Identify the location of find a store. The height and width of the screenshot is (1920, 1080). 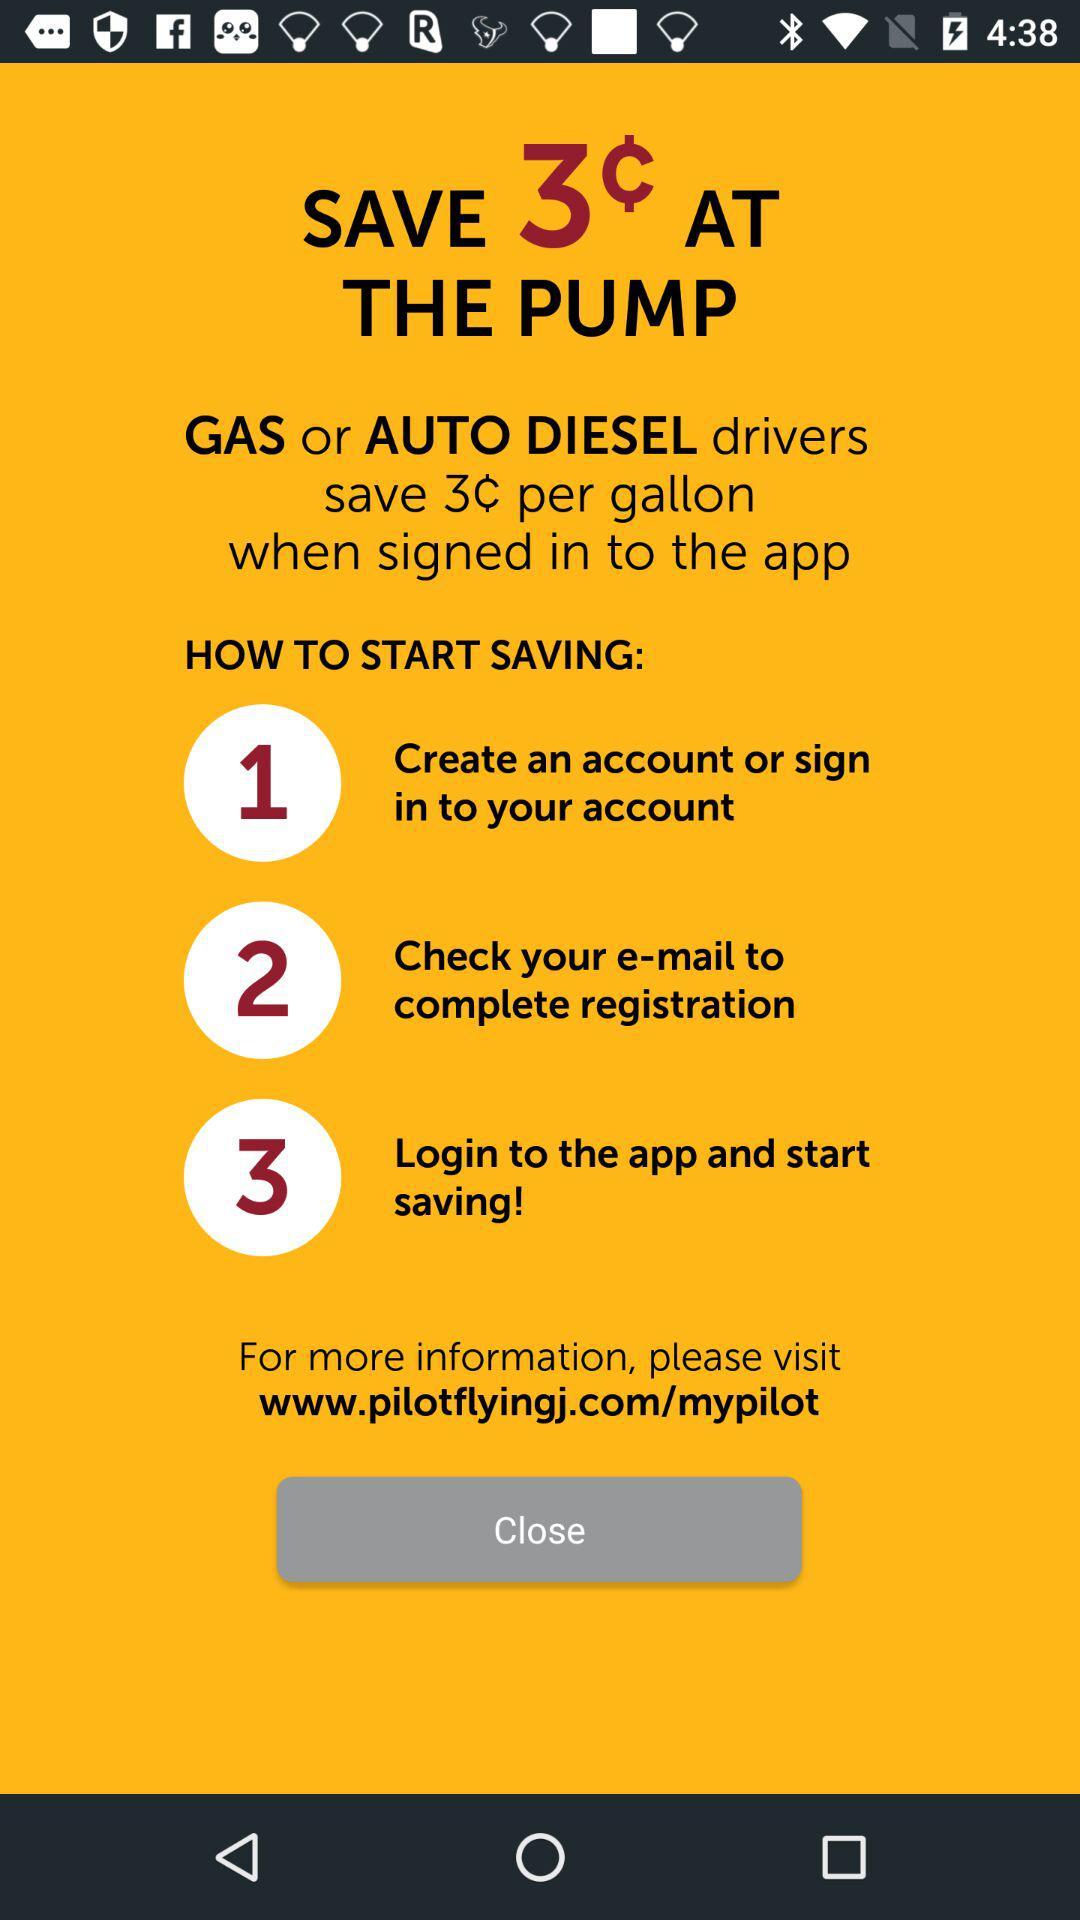
(540, 1622).